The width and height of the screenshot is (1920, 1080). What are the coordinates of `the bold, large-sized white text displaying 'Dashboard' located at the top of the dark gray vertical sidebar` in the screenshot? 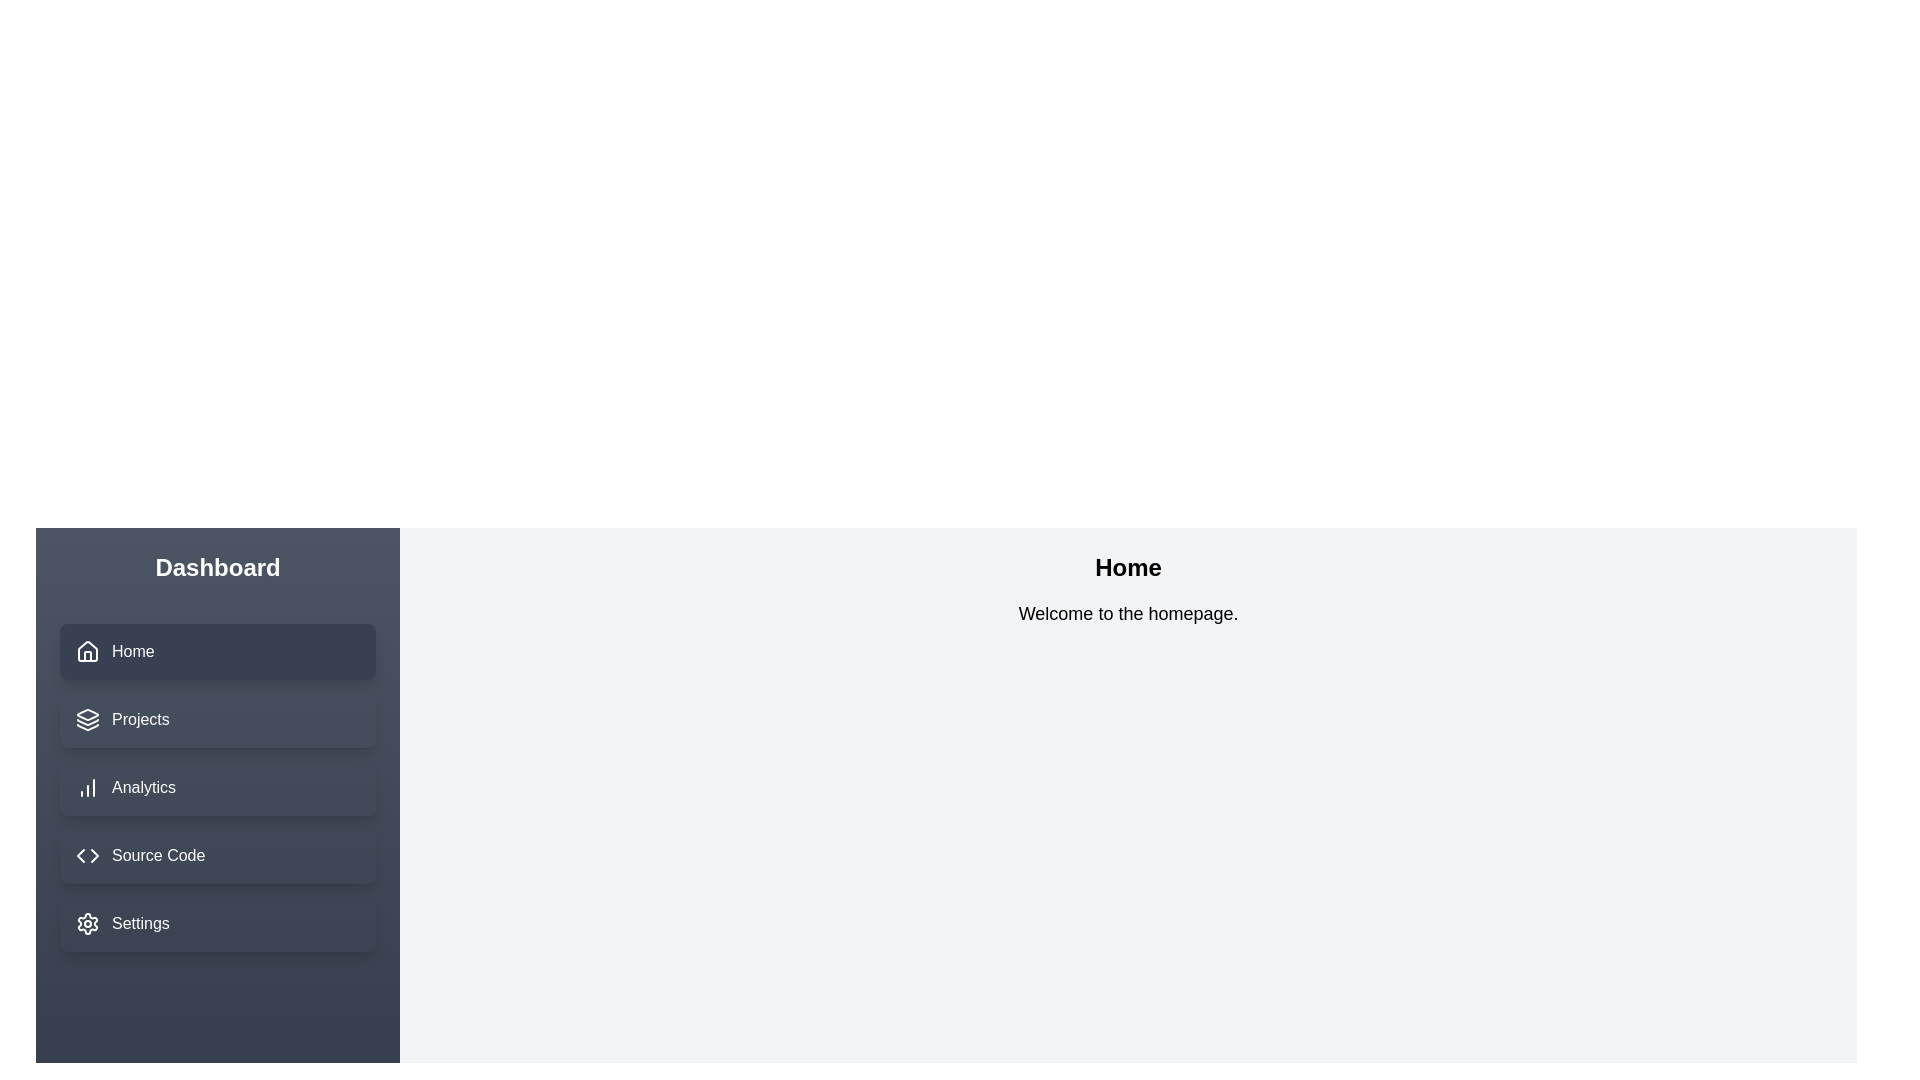 It's located at (218, 567).